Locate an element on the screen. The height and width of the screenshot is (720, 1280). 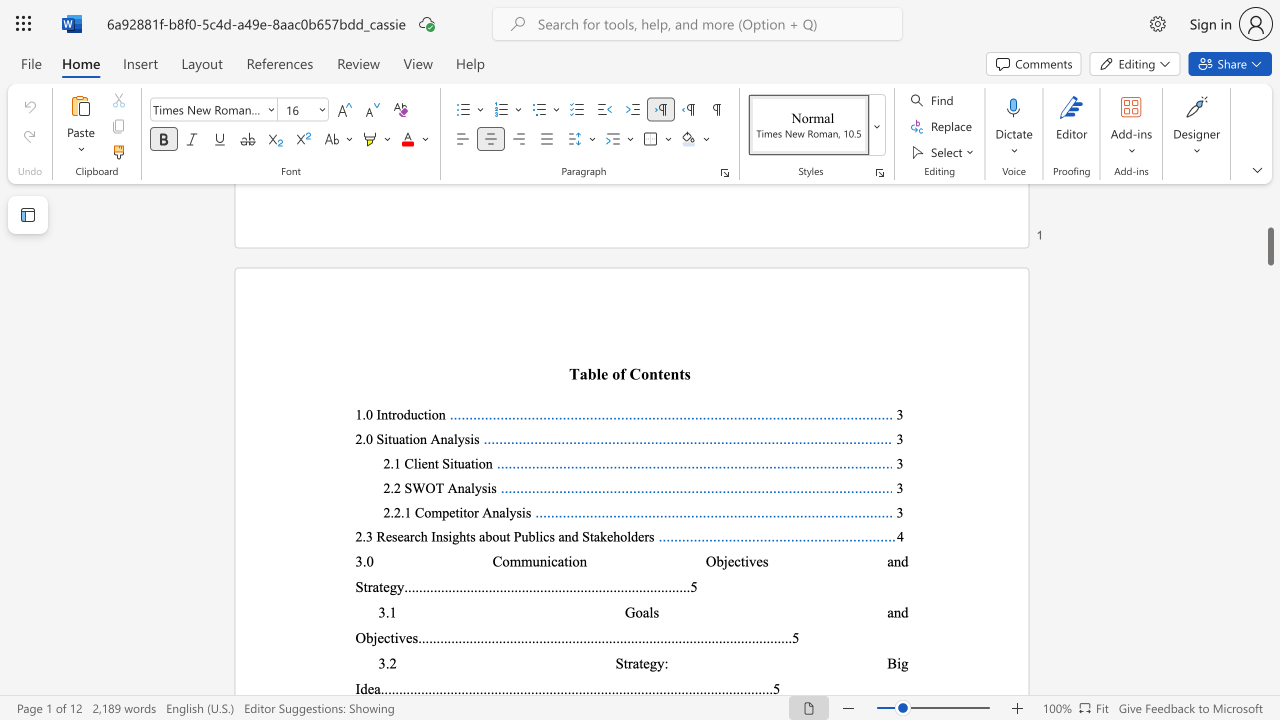
the subset text "....." within the text ".............................................................................." is located at coordinates (574, 637).